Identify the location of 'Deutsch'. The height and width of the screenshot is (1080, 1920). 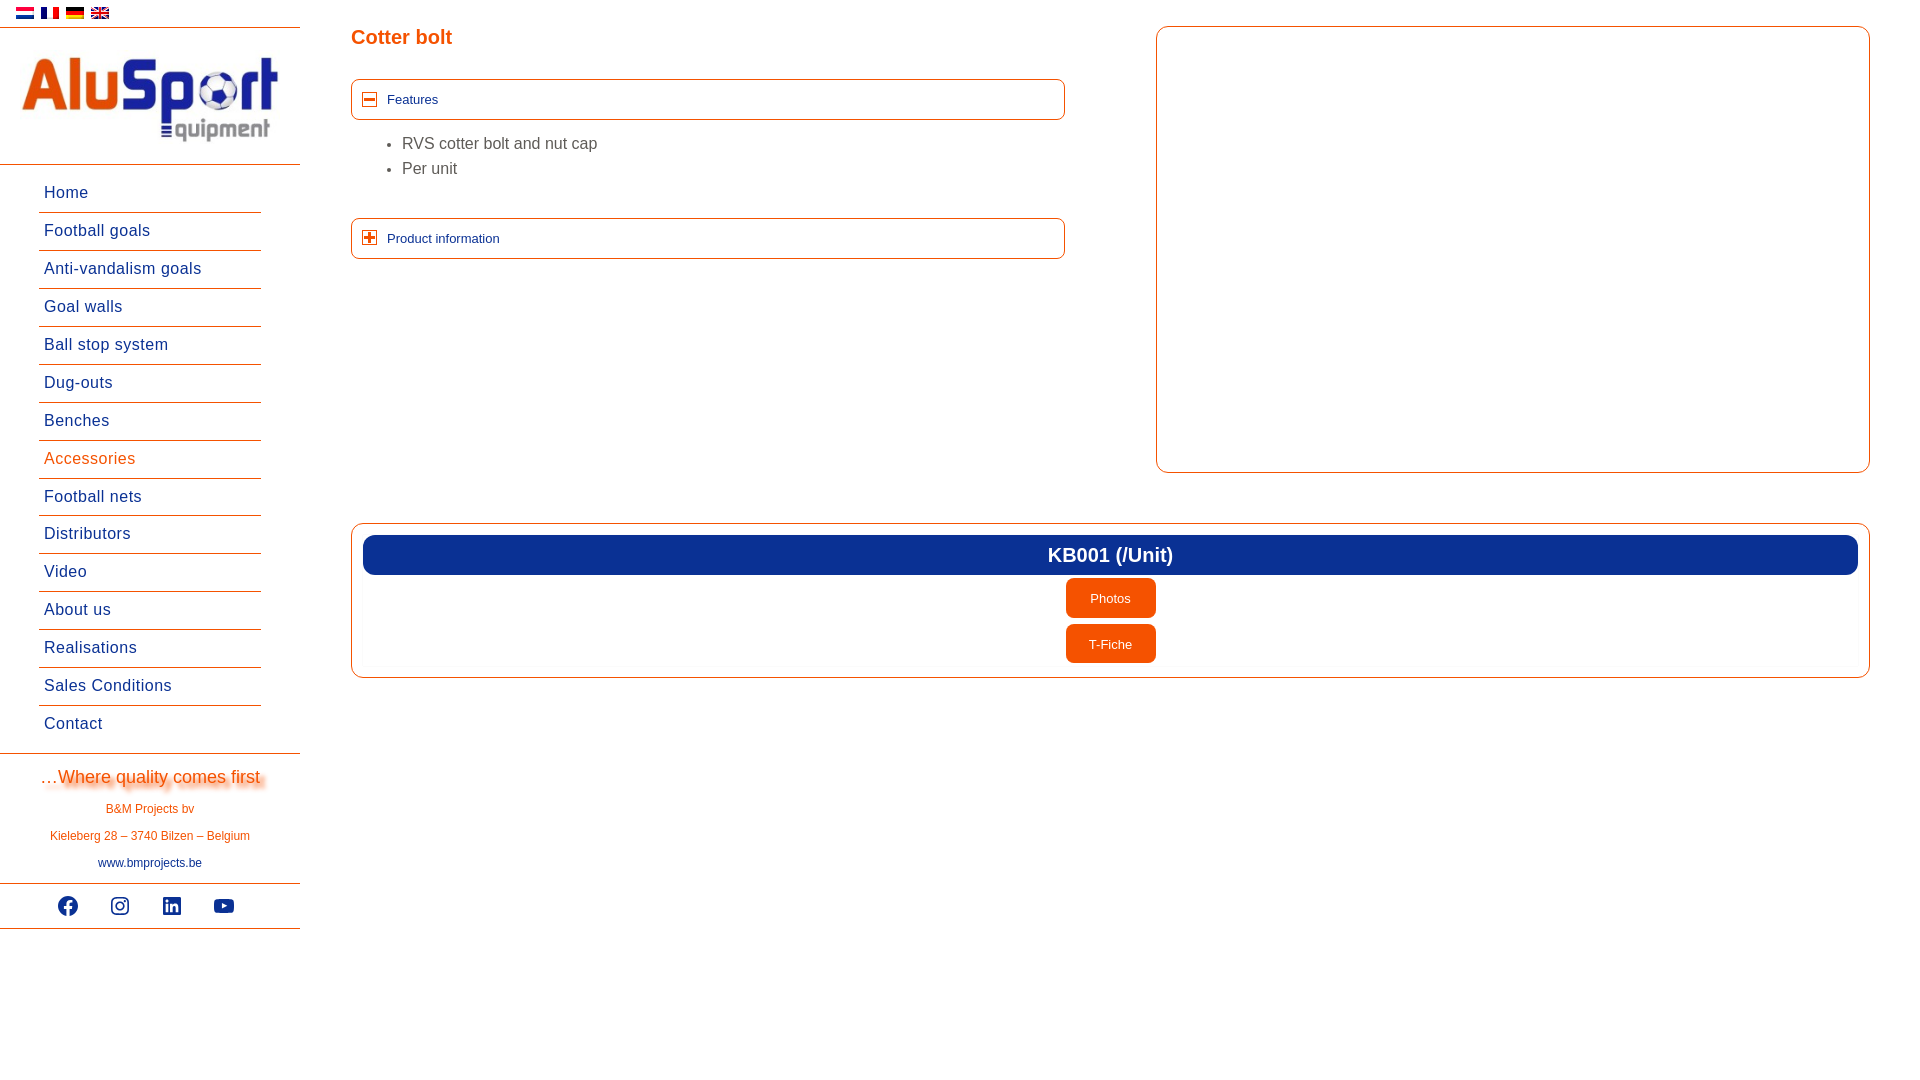
(75, 12).